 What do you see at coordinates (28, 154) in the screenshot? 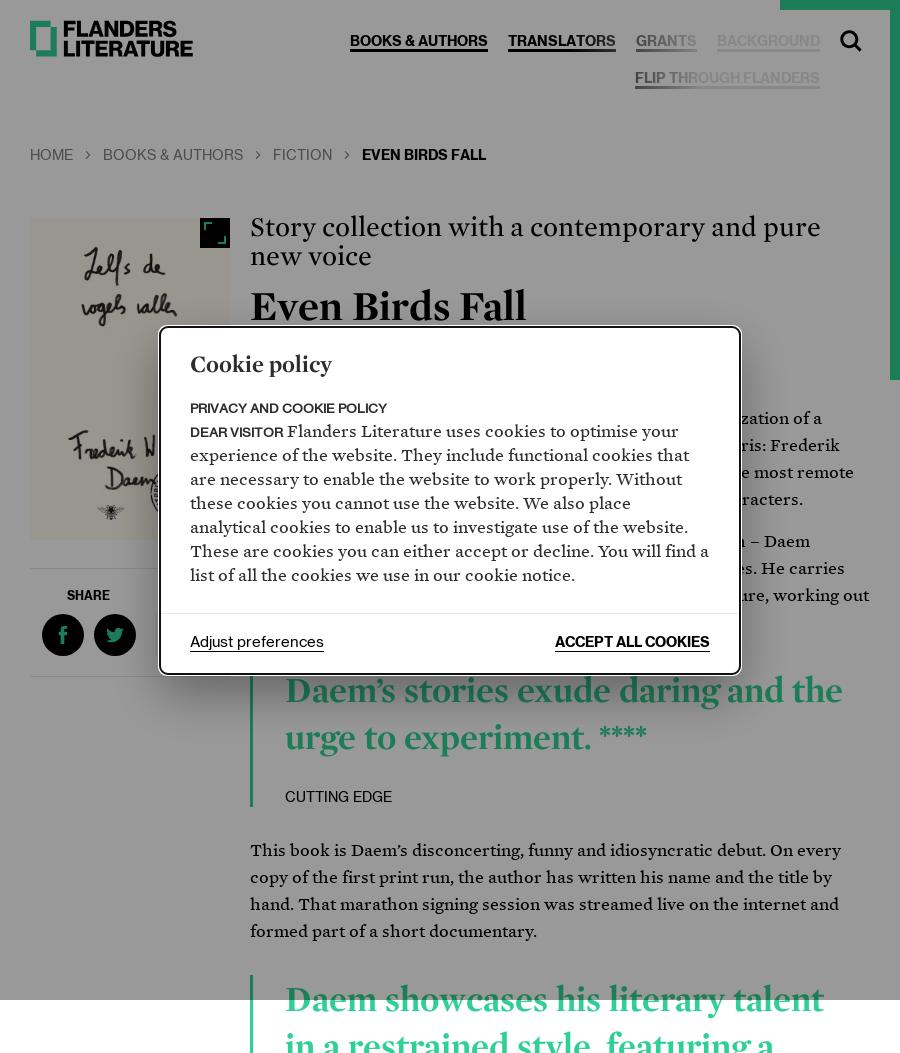
I see `'Home'` at bounding box center [28, 154].